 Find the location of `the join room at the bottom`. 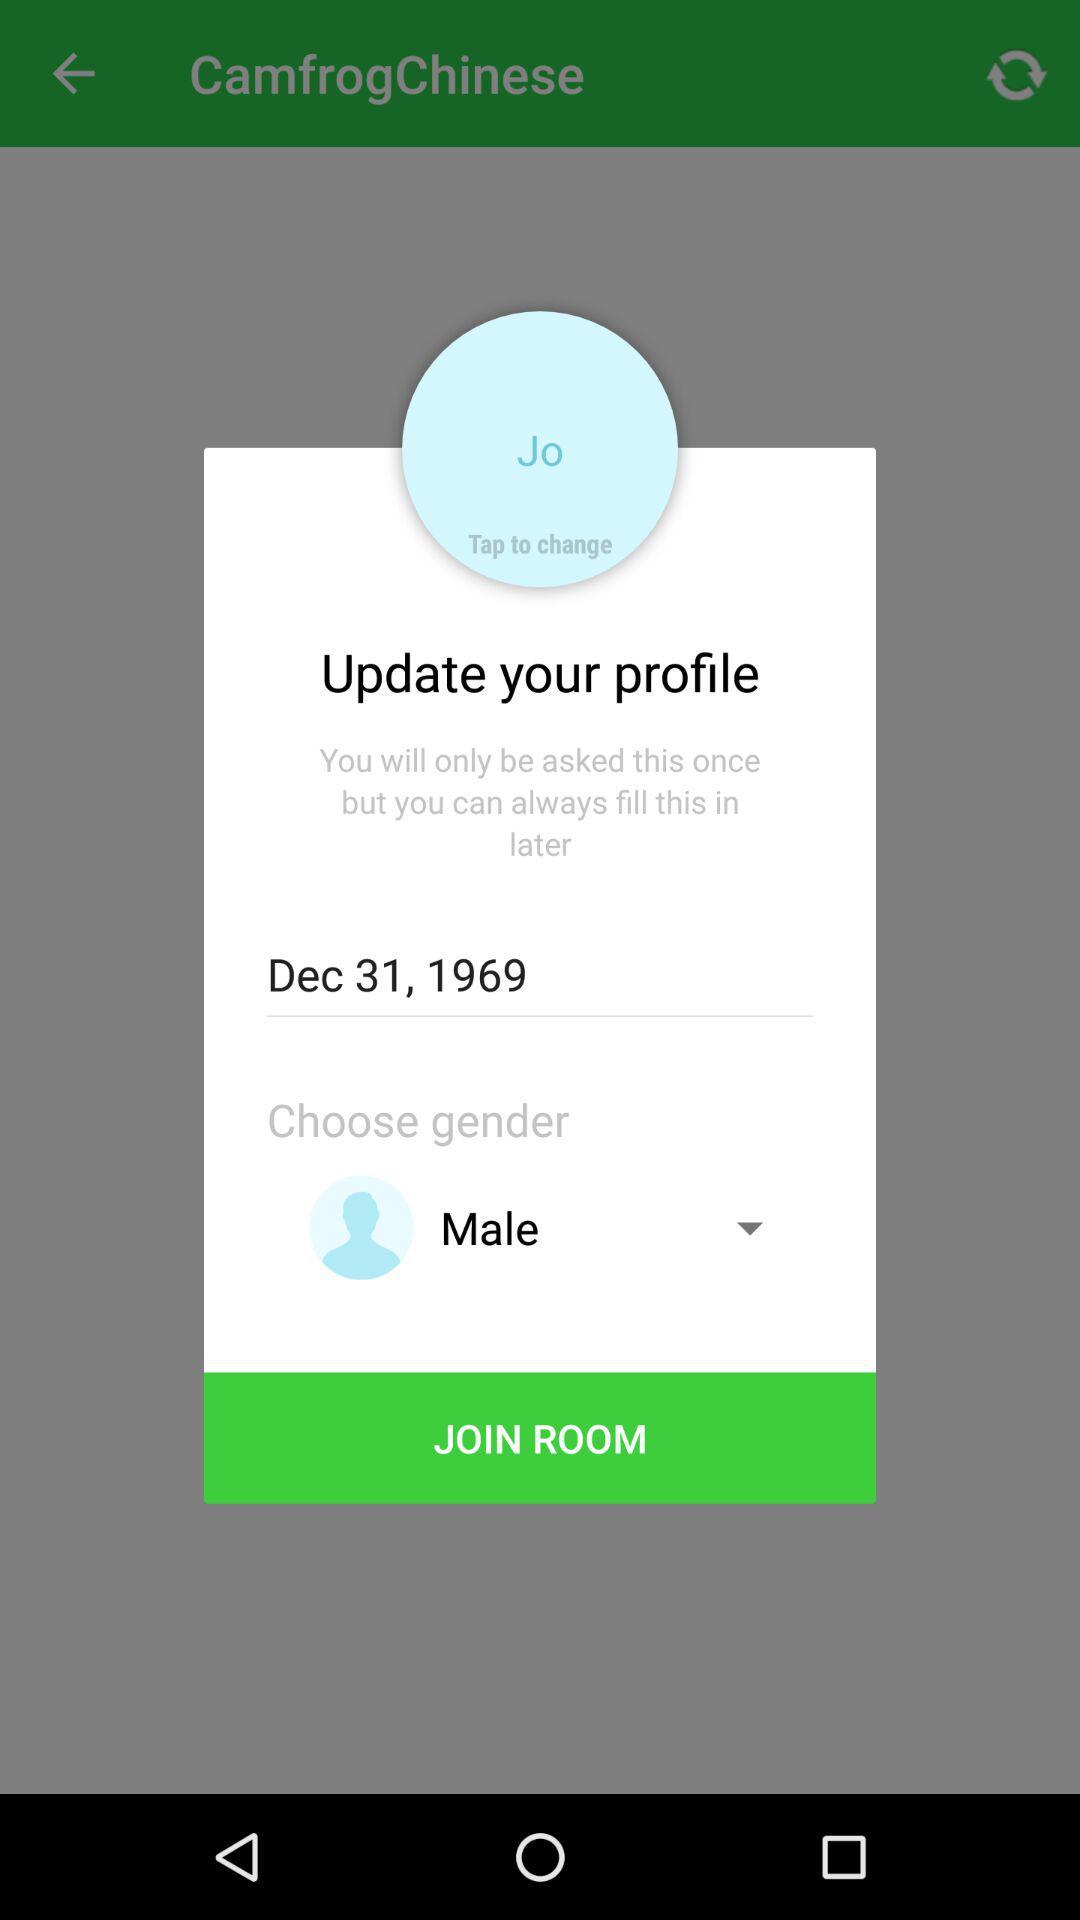

the join room at the bottom is located at coordinates (540, 1437).